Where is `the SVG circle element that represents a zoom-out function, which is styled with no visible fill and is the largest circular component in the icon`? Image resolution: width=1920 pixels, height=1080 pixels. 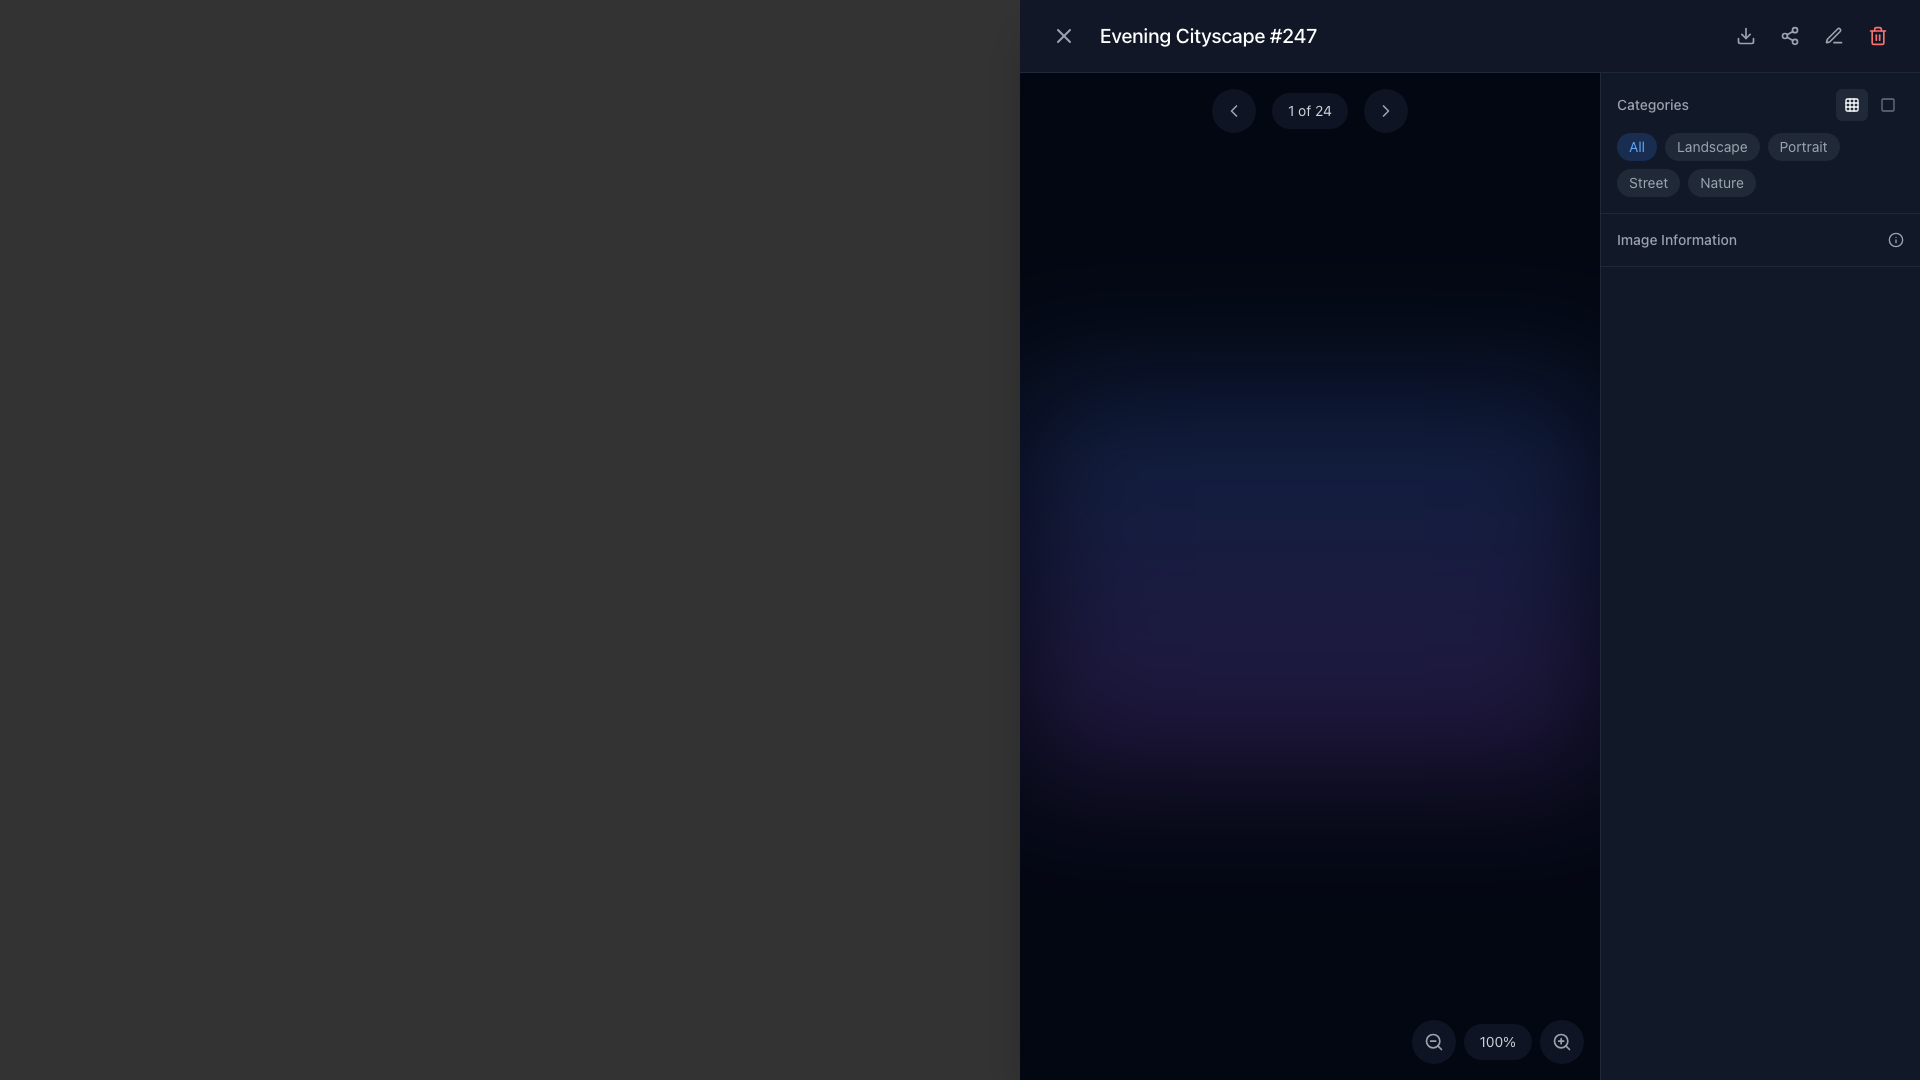 the SVG circle element that represents a zoom-out function, which is styled with no visible fill and is the largest circular component in the icon is located at coordinates (1431, 1040).